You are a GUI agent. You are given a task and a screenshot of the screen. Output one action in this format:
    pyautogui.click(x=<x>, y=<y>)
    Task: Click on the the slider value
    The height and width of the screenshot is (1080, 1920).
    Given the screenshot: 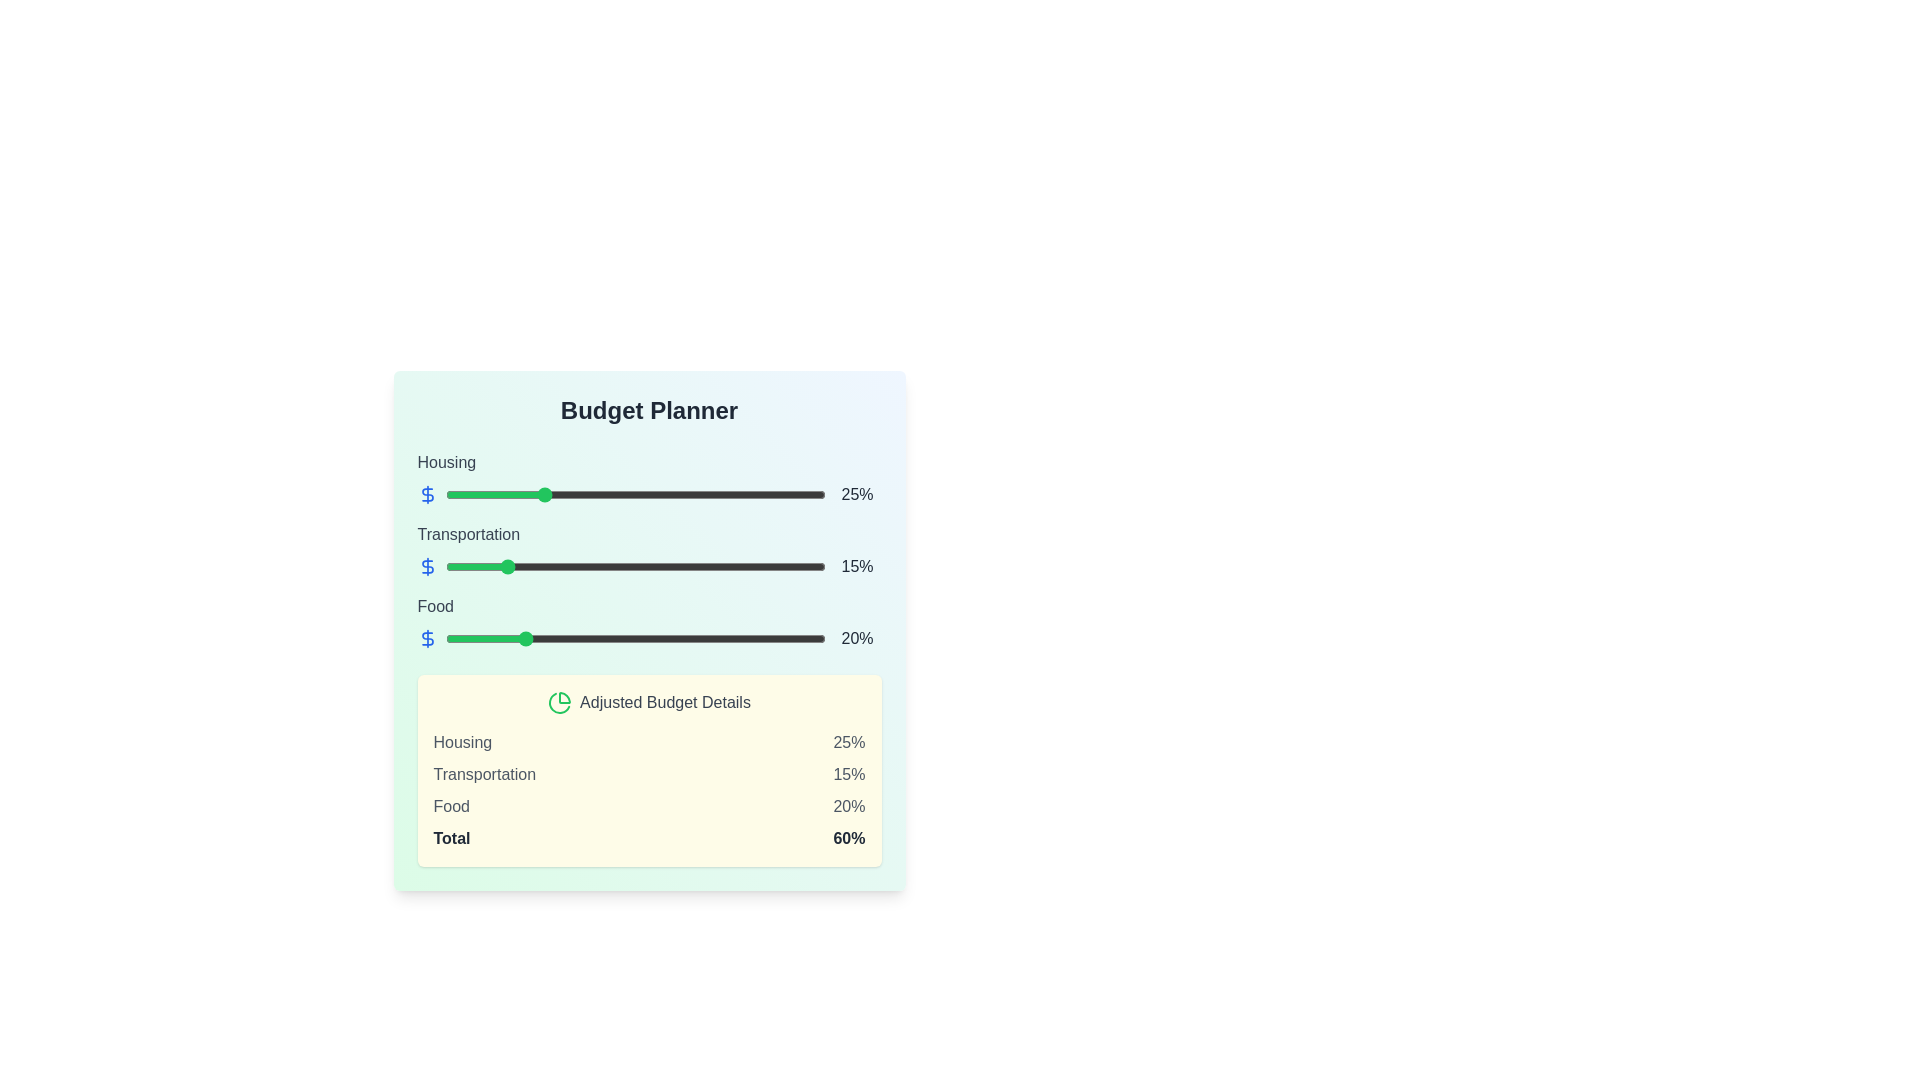 What is the action you would take?
    pyautogui.click(x=721, y=639)
    